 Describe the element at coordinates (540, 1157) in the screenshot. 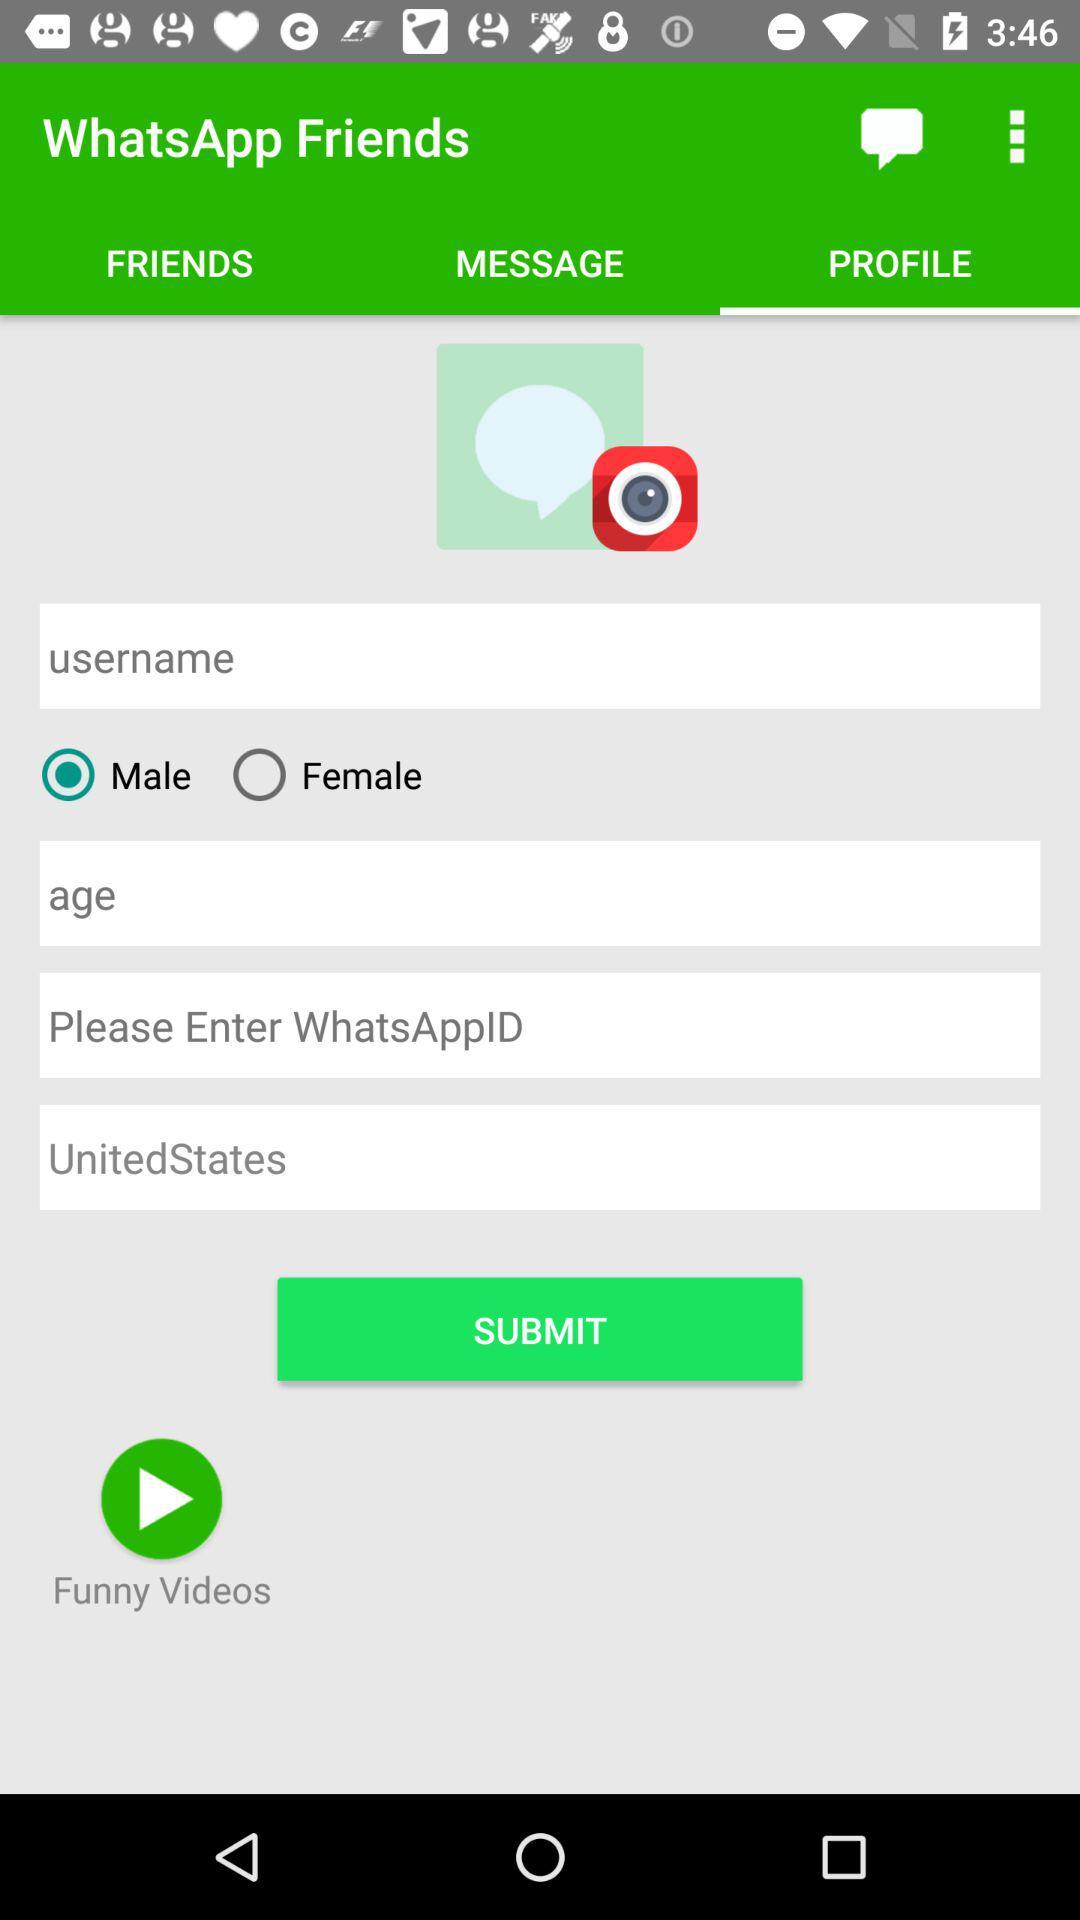

I see `the unitedstates` at that location.